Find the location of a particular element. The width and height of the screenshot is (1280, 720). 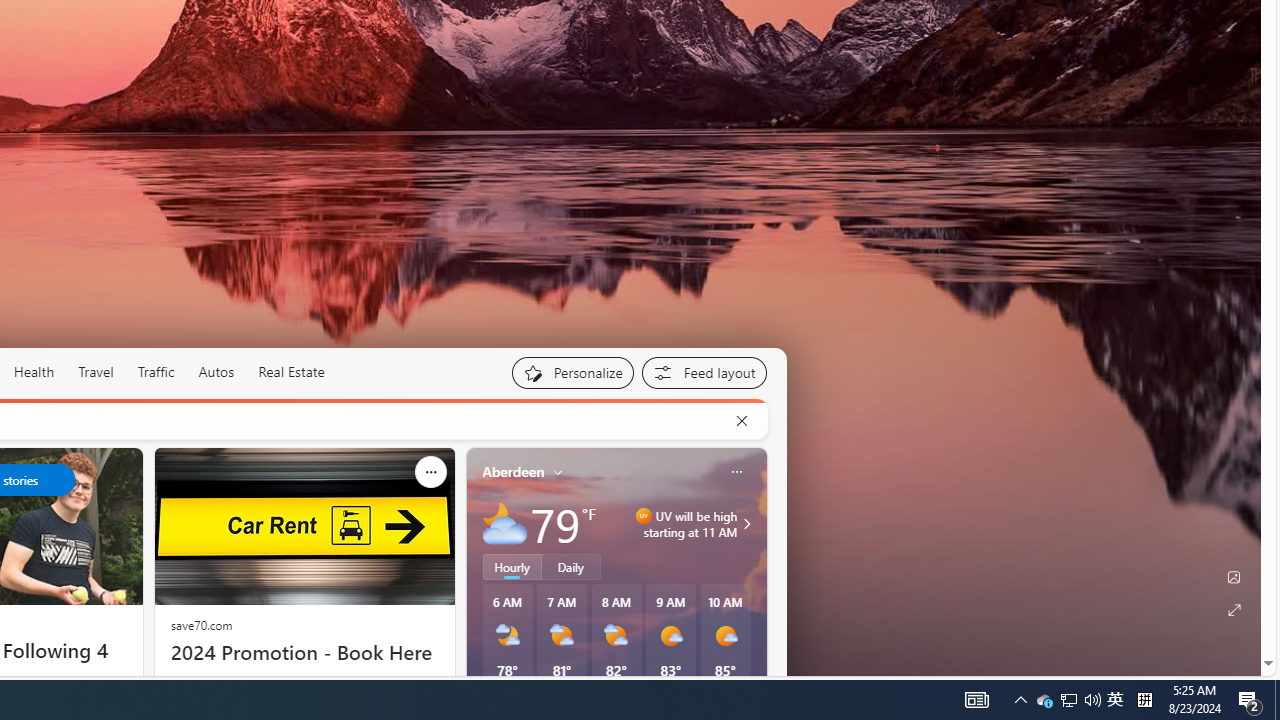

'Expand background' is located at coordinates (1232, 609).